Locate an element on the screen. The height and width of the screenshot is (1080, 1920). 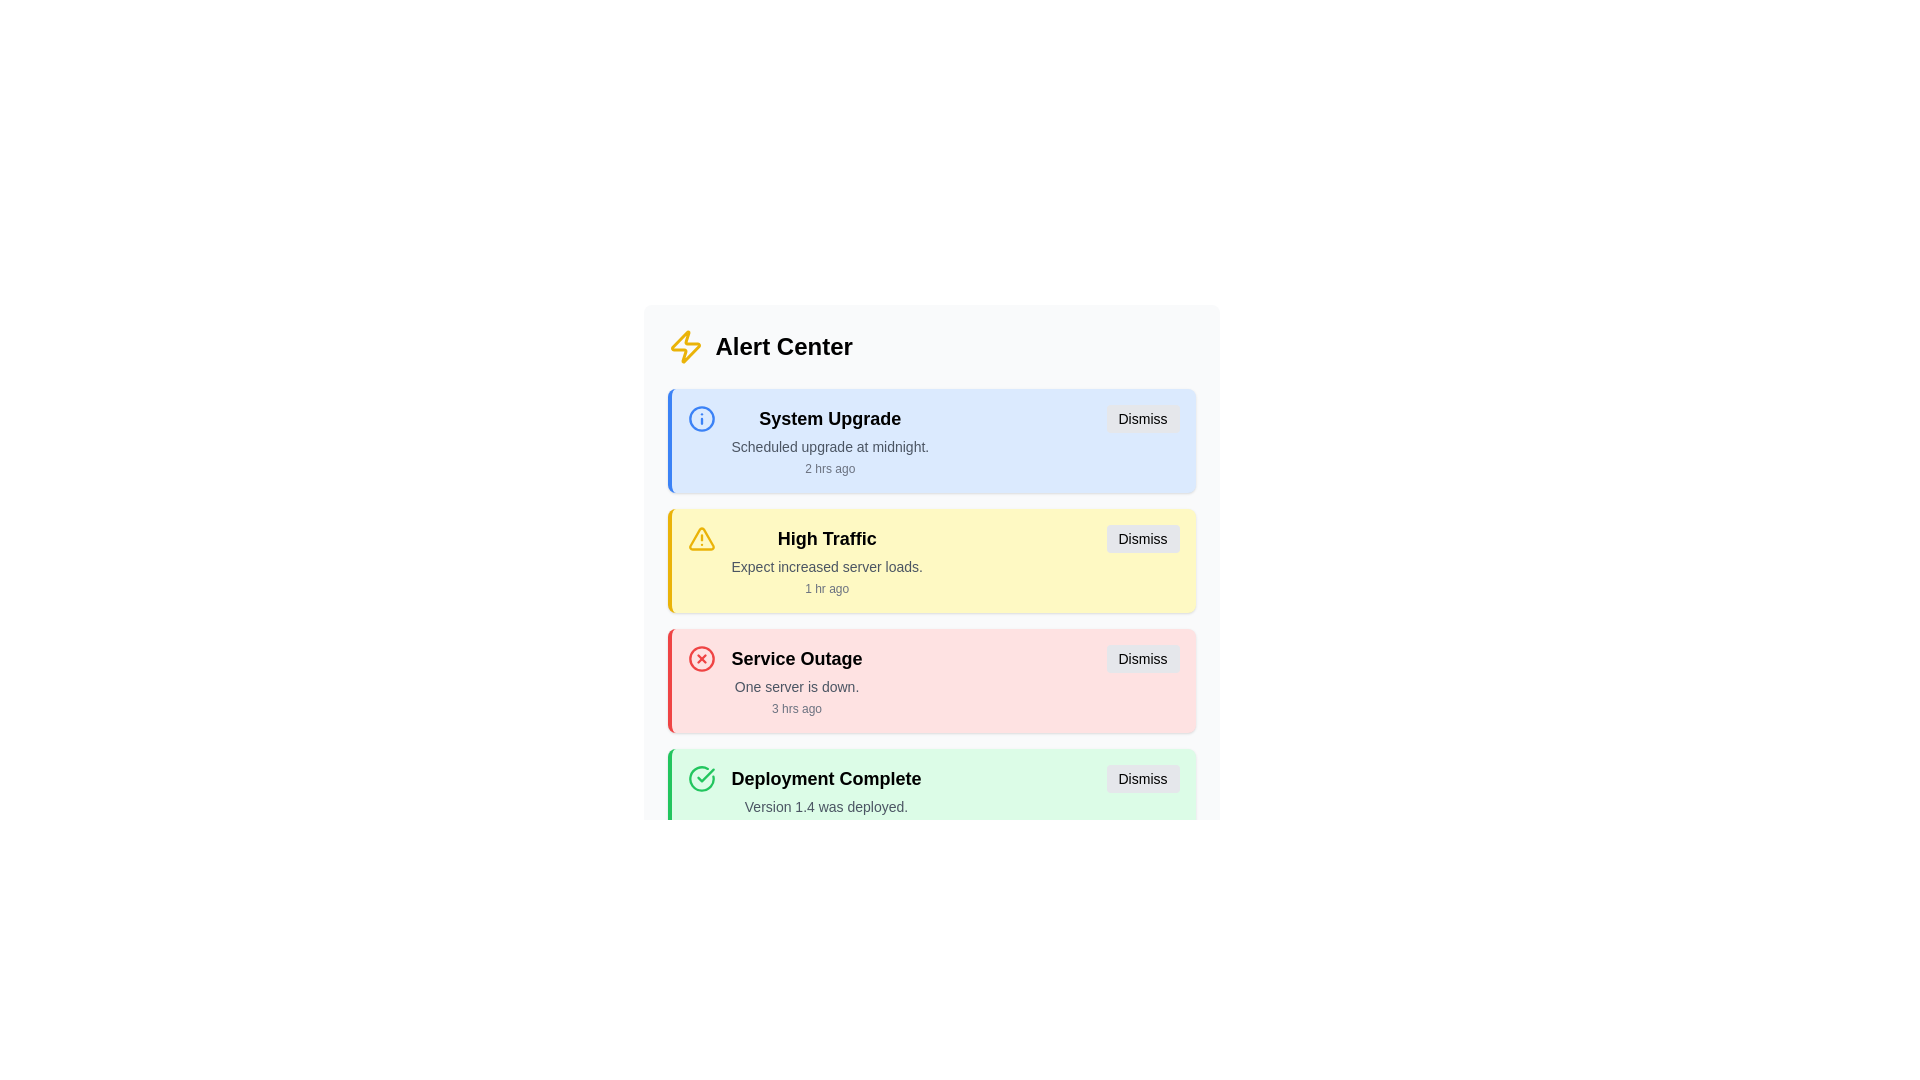
text label displaying 'Version 1.4 was deployed.' located in the lower section of the 'Deployment Complete' notification card is located at coordinates (826, 805).